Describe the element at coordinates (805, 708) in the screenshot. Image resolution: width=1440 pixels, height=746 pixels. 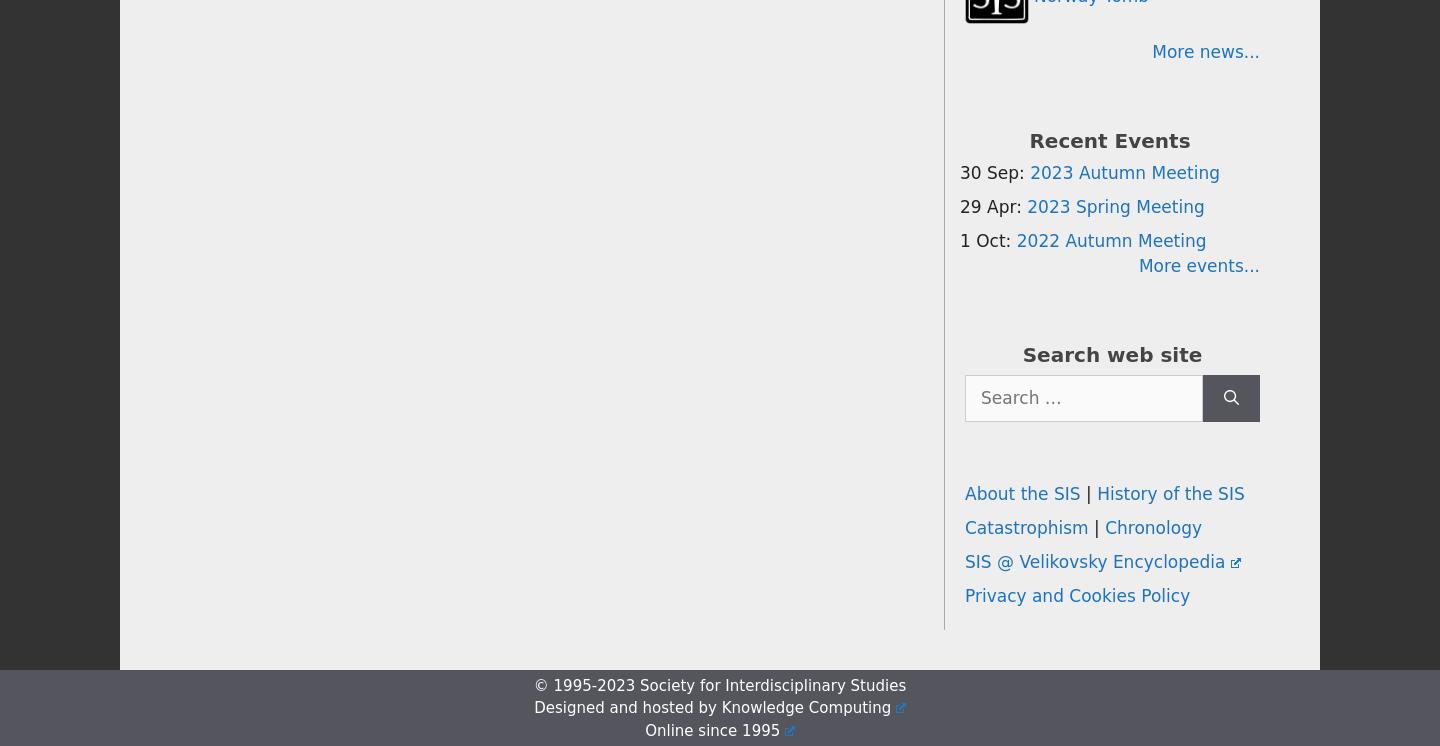
I see `'Knowledge Computing'` at that location.